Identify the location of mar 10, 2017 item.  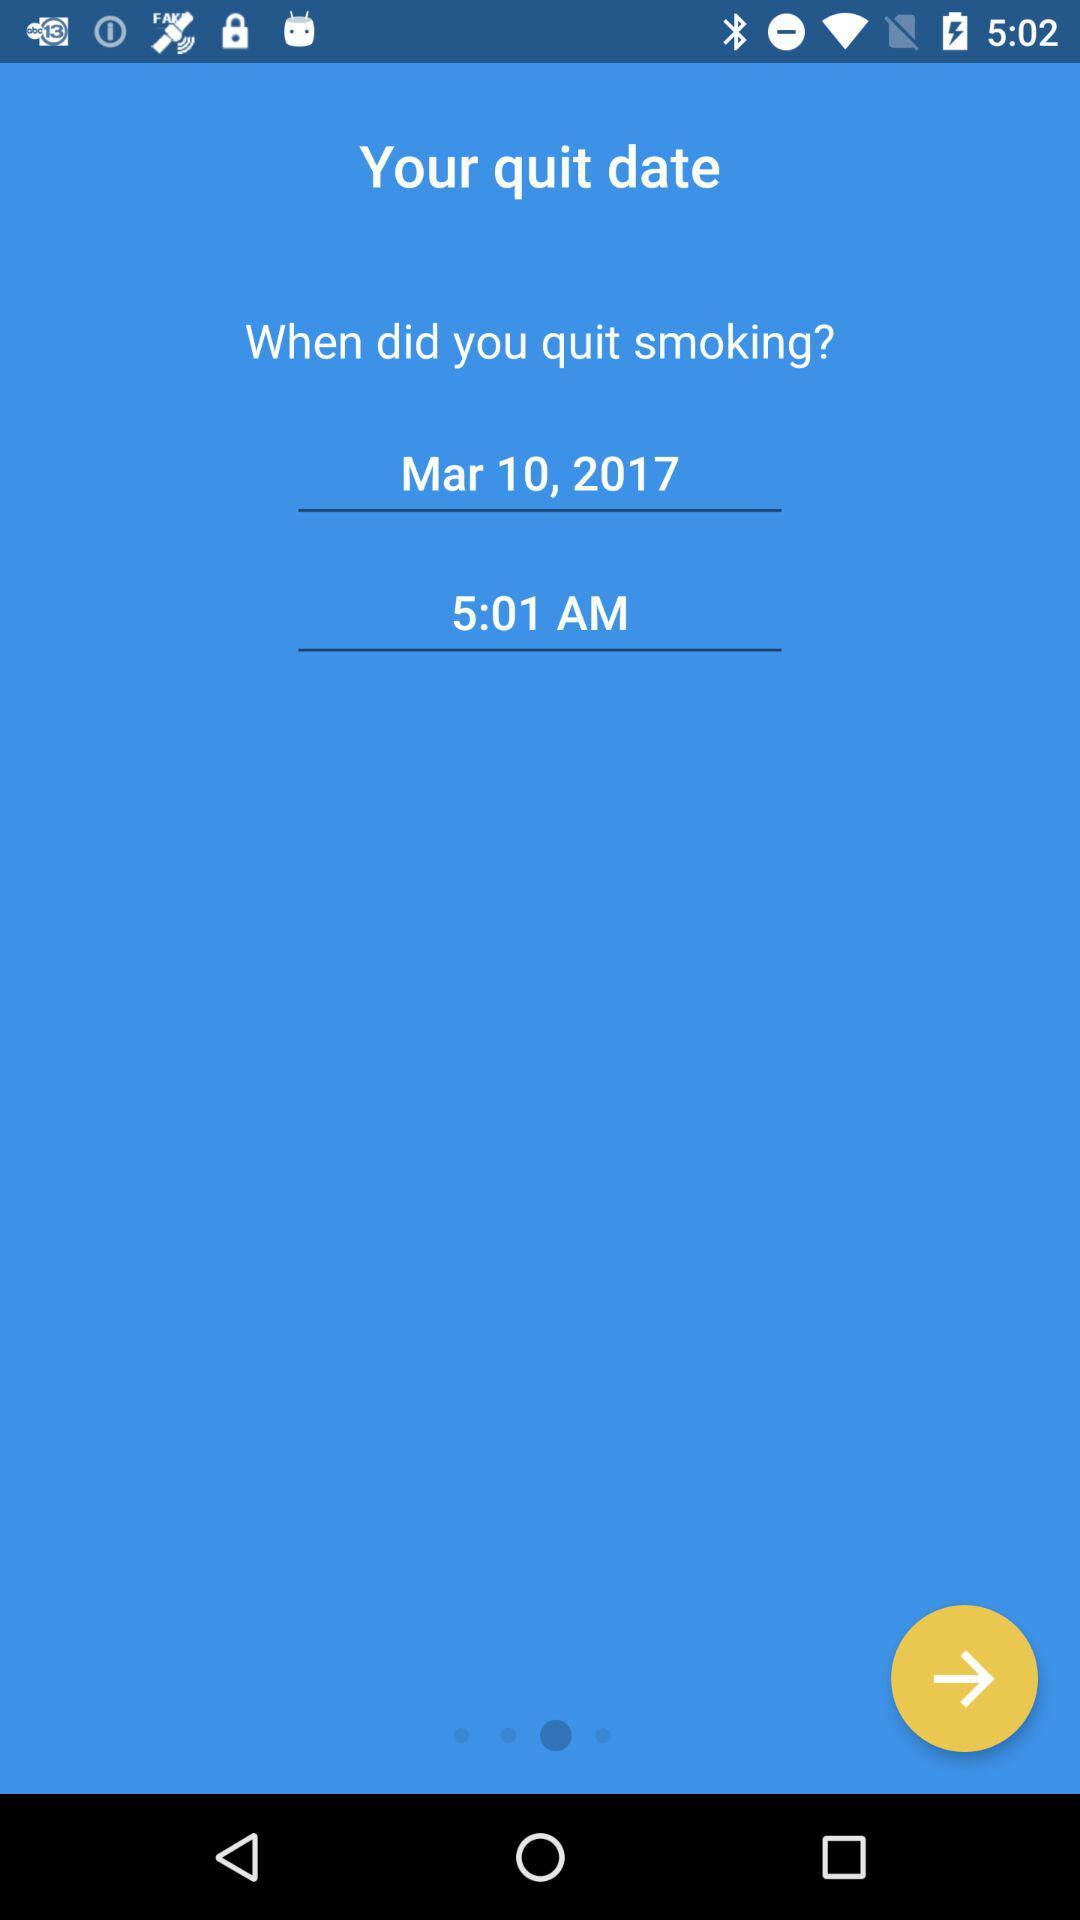
(540, 472).